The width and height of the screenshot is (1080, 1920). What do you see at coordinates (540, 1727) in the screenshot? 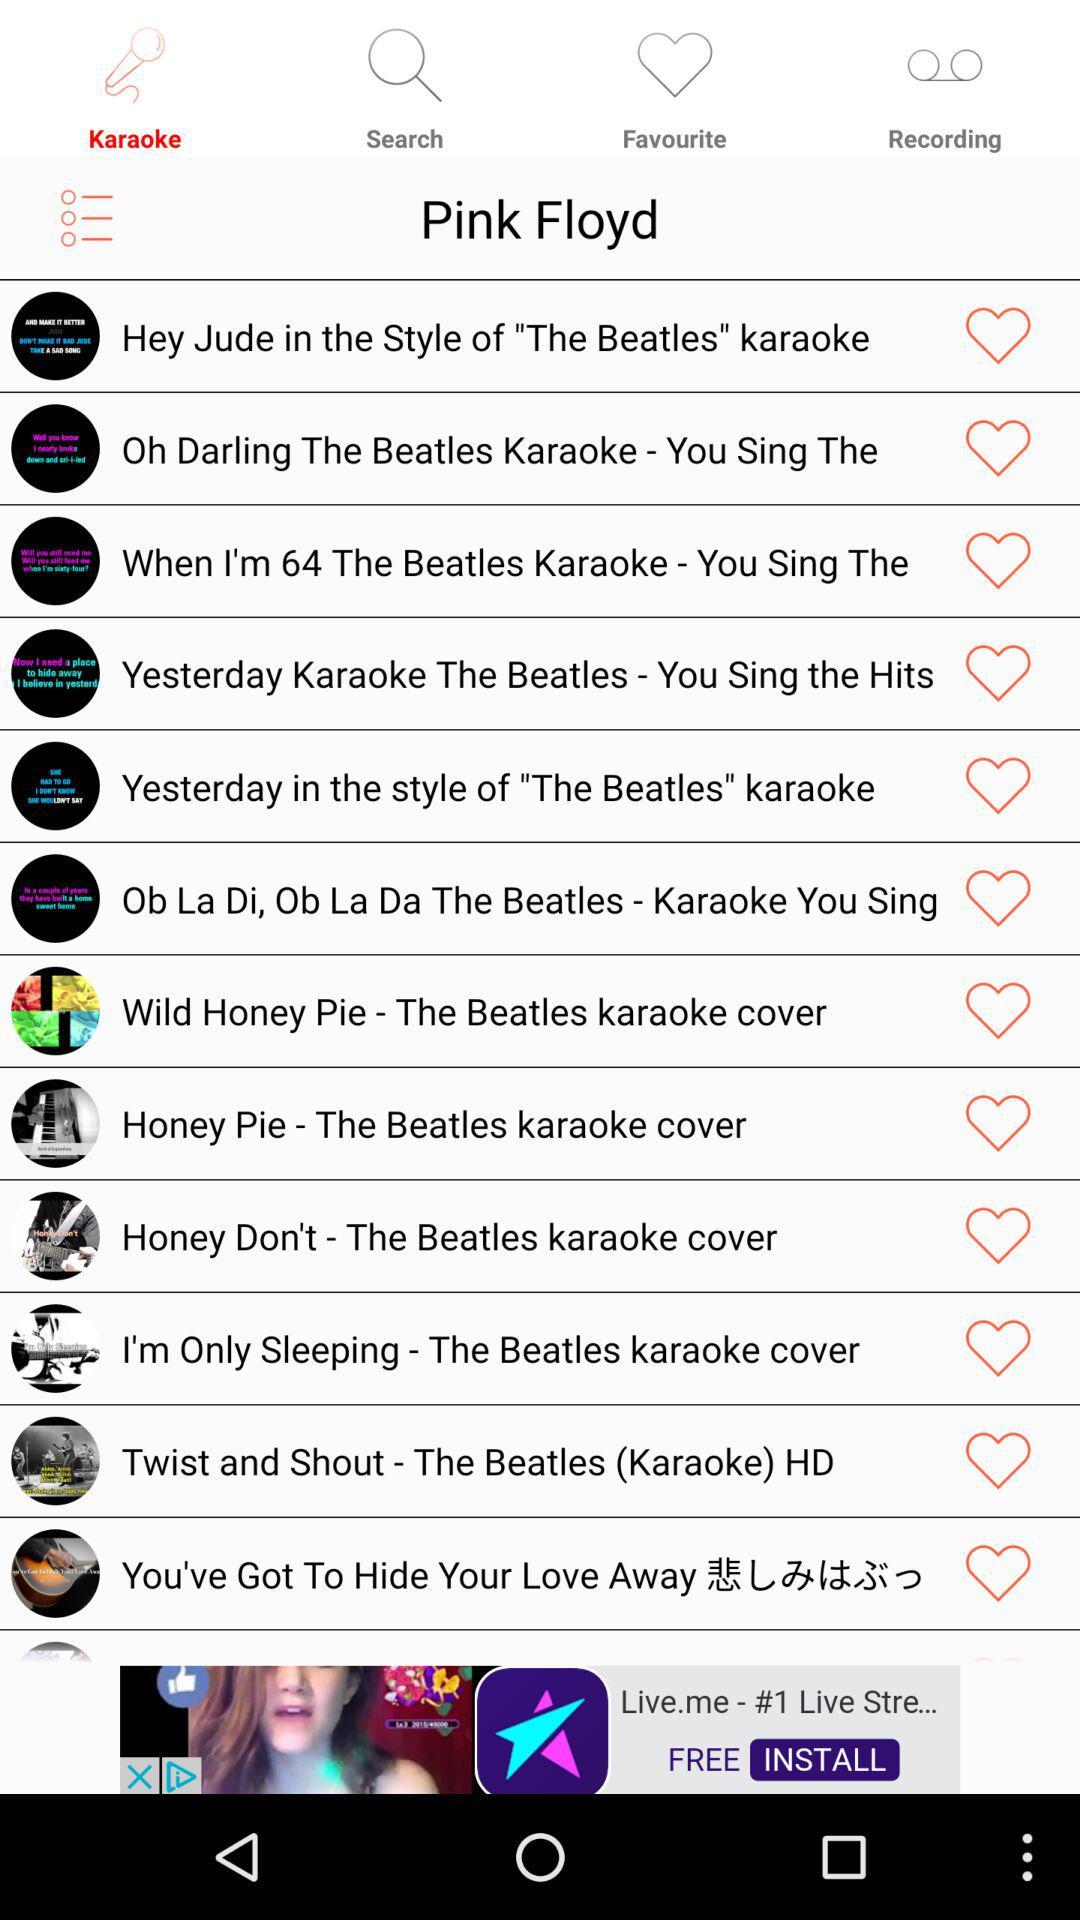
I see `open advertisement` at bounding box center [540, 1727].